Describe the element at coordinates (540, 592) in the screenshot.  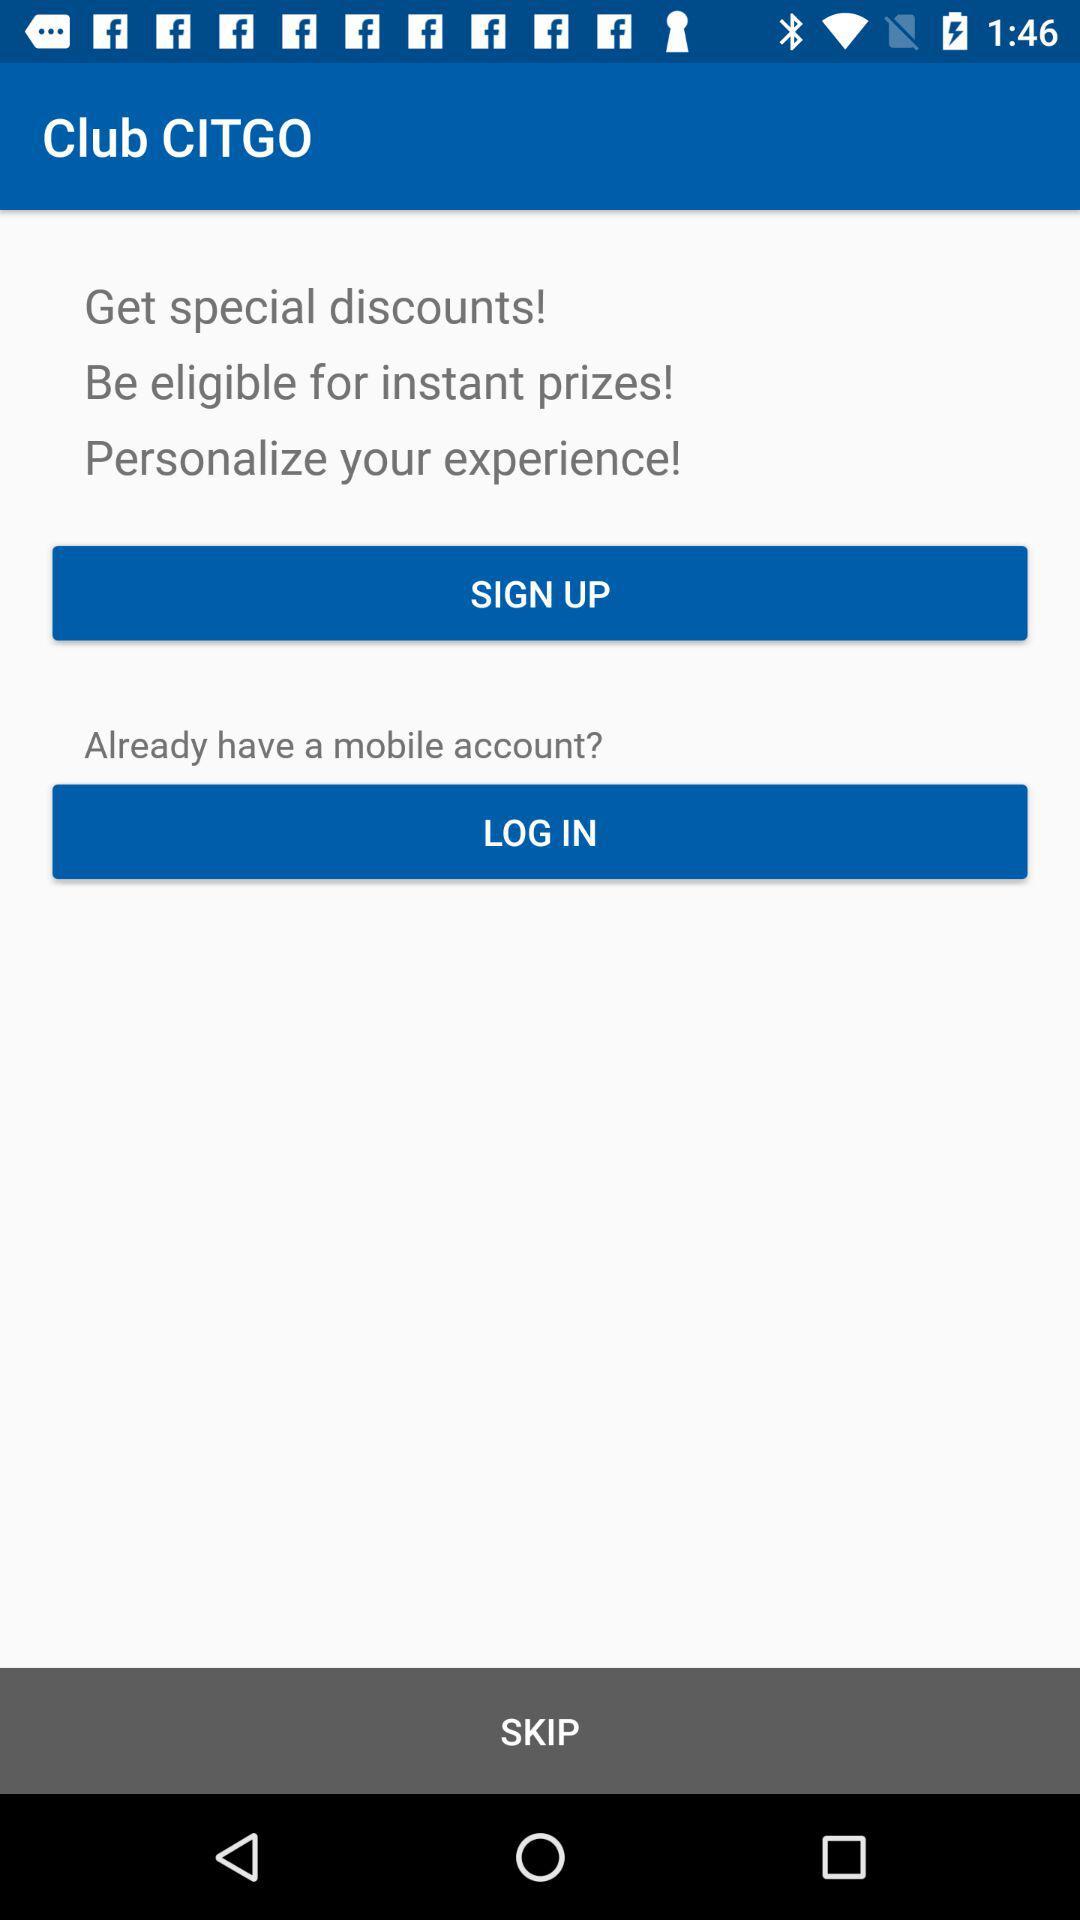
I see `the icon below get special discounts item` at that location.